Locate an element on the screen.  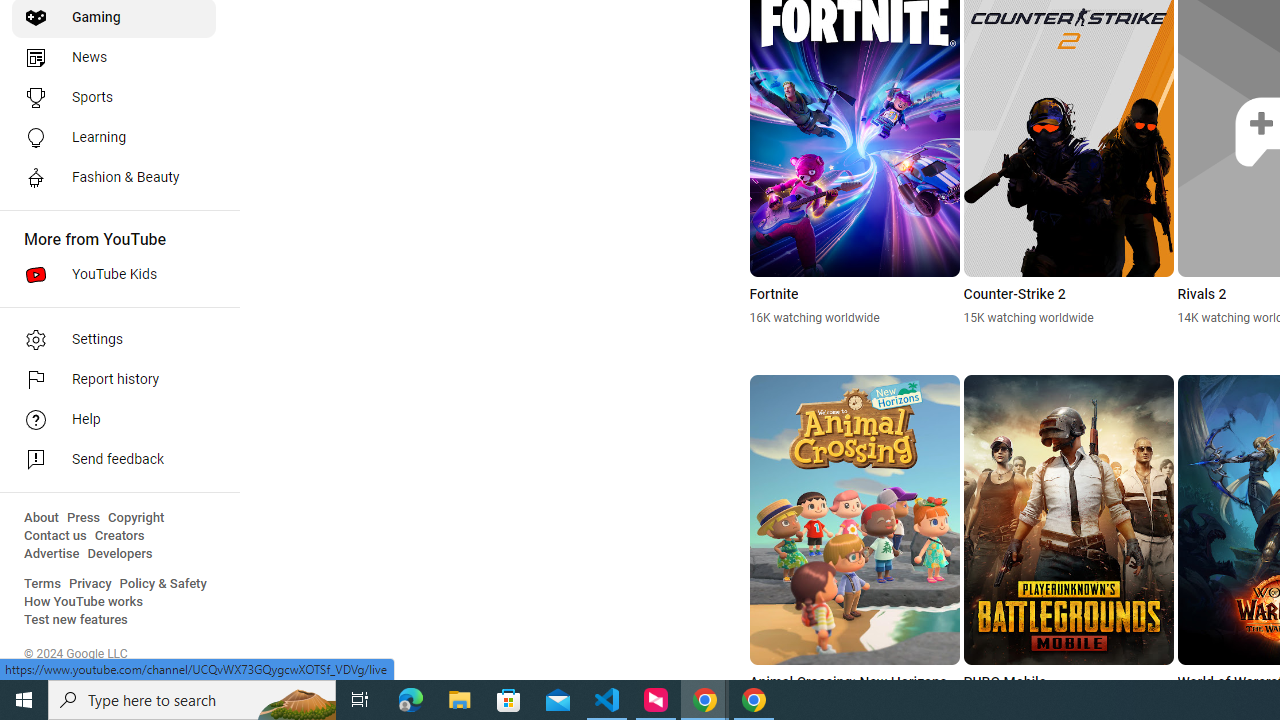
'Send feedback' is located at coordinates (112, 460).